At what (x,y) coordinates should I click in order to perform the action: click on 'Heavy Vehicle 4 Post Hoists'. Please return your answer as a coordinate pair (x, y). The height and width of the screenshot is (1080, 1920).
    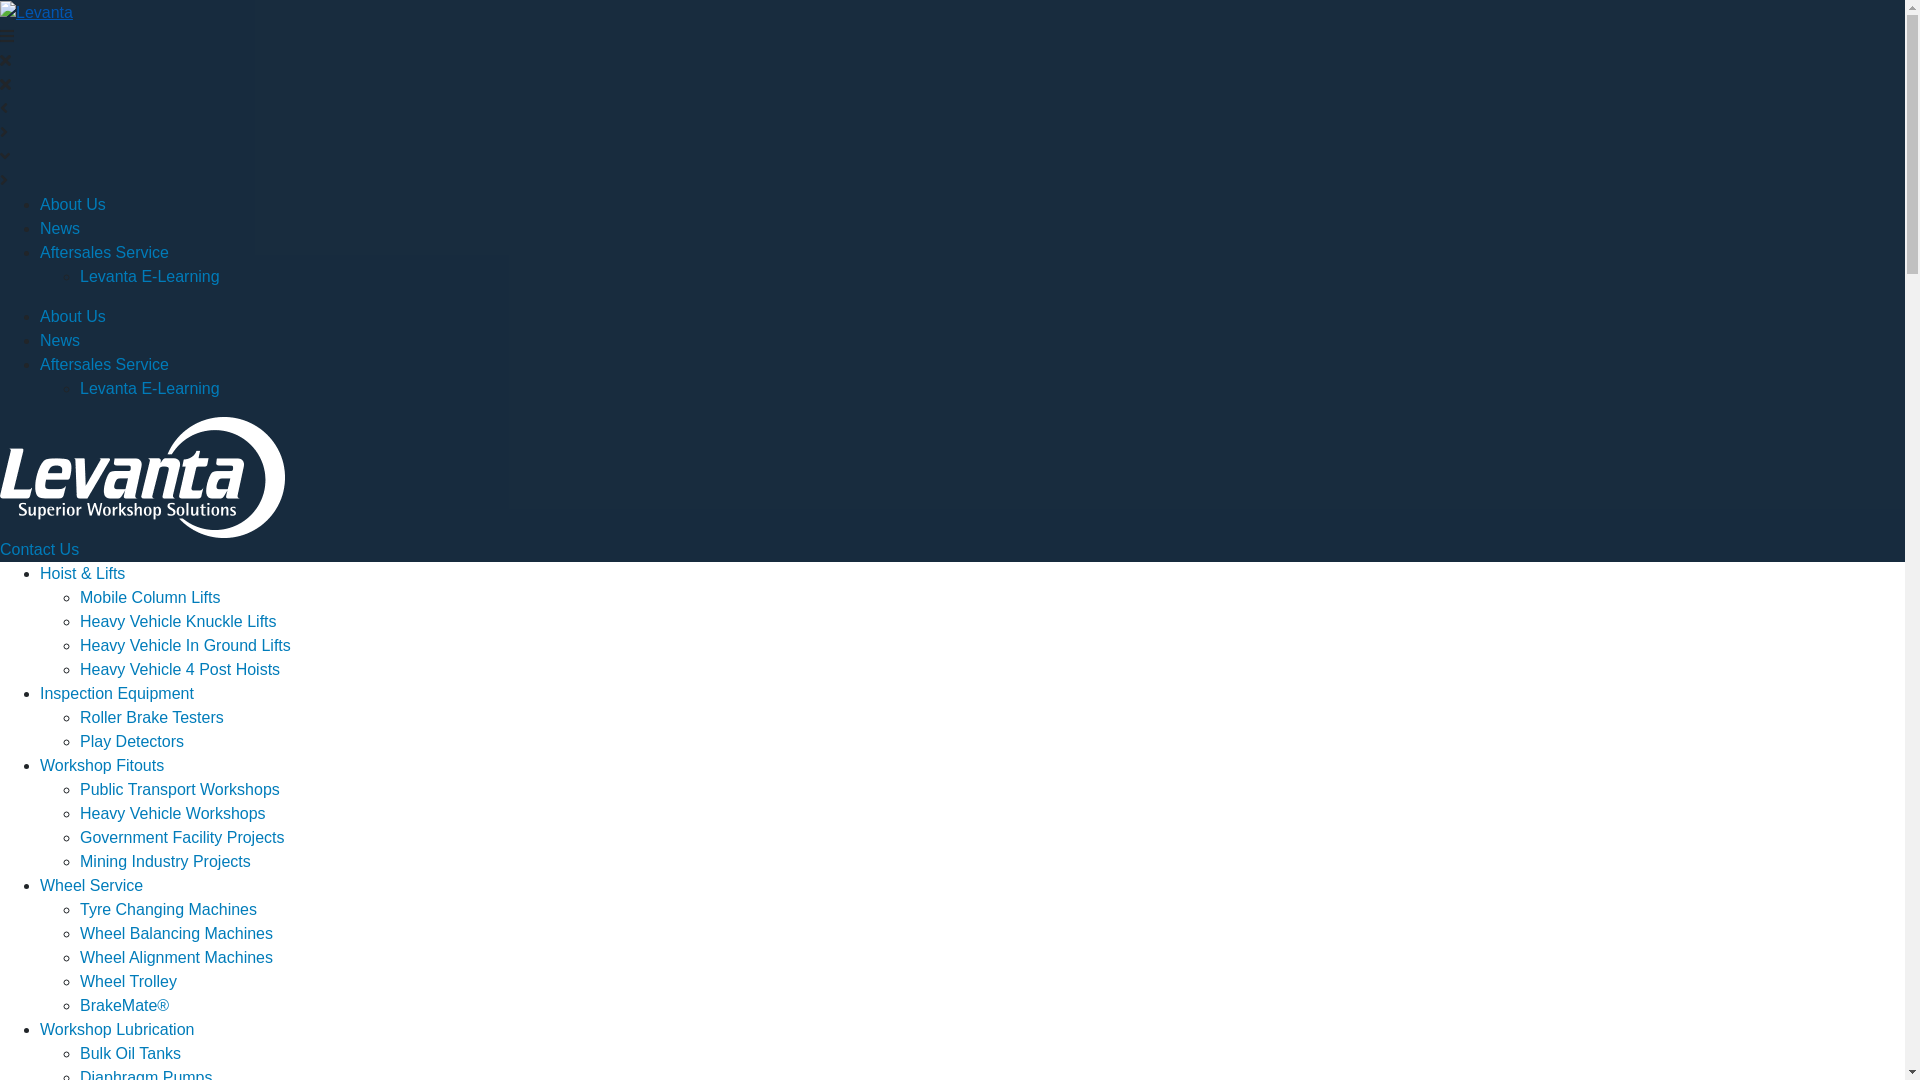
    Looking at the image, I should click on (180, 669).